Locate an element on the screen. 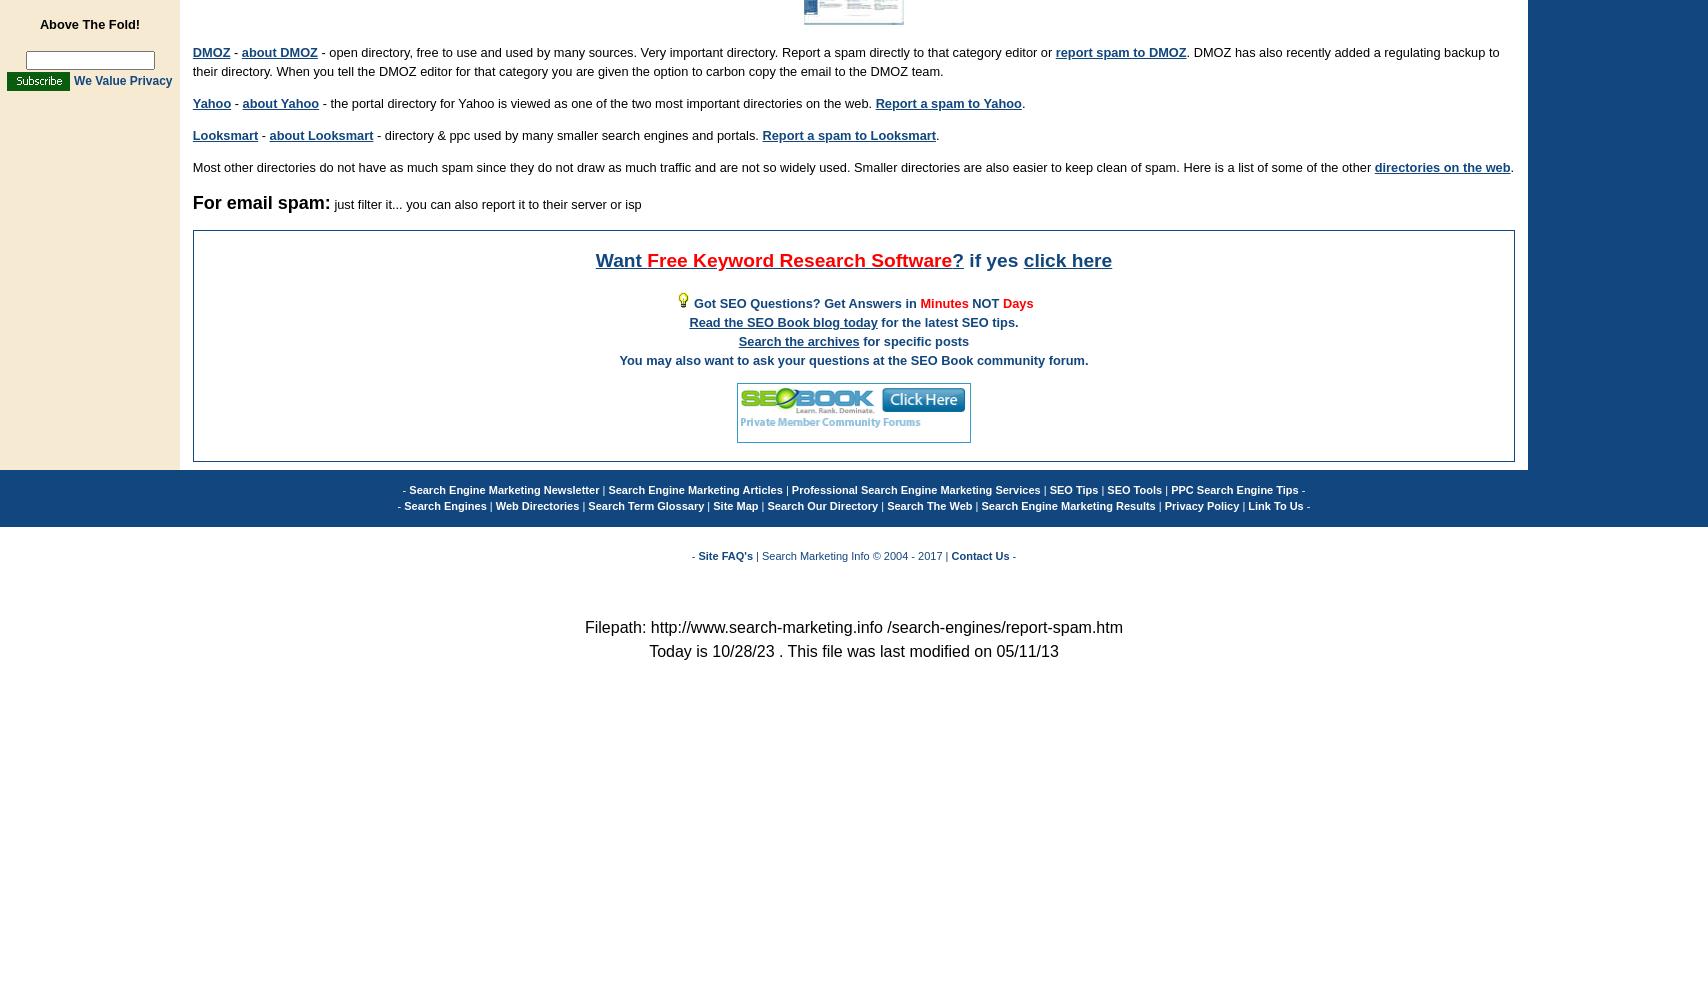  'You may also want to ask your questions at the SEO Book community forum.' is located at coordinates (853, 359).